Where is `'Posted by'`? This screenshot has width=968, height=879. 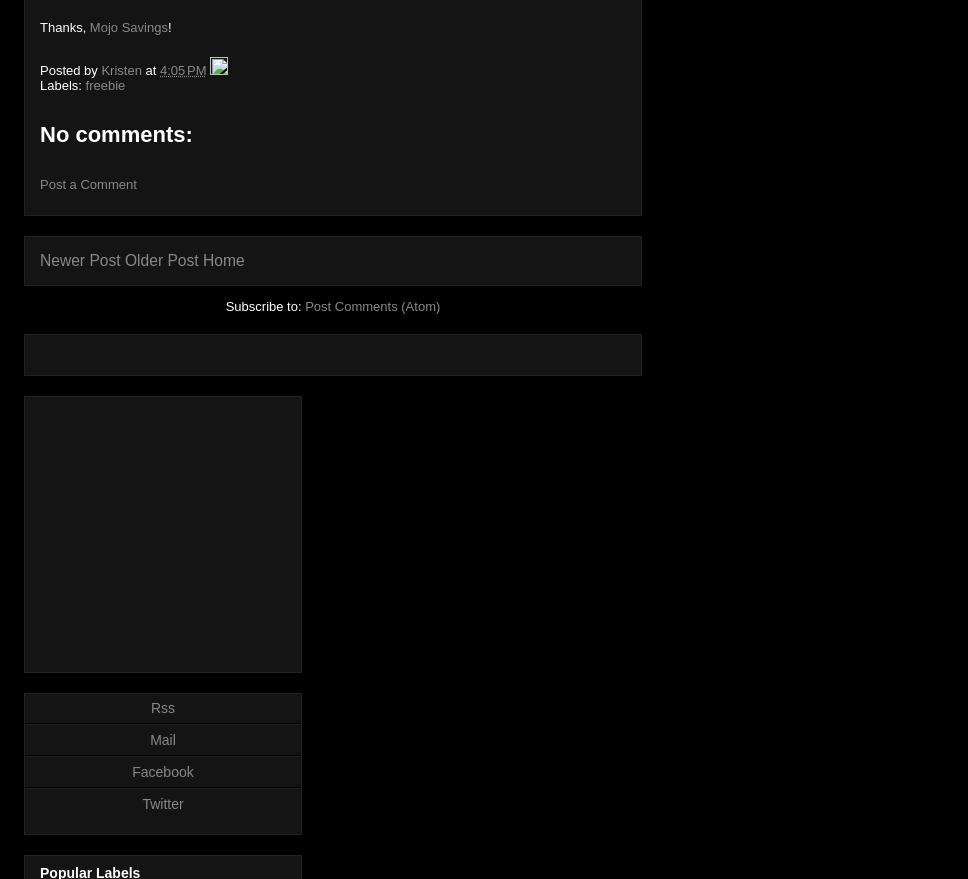 'Posted by' is located at coordinates (69, 69).